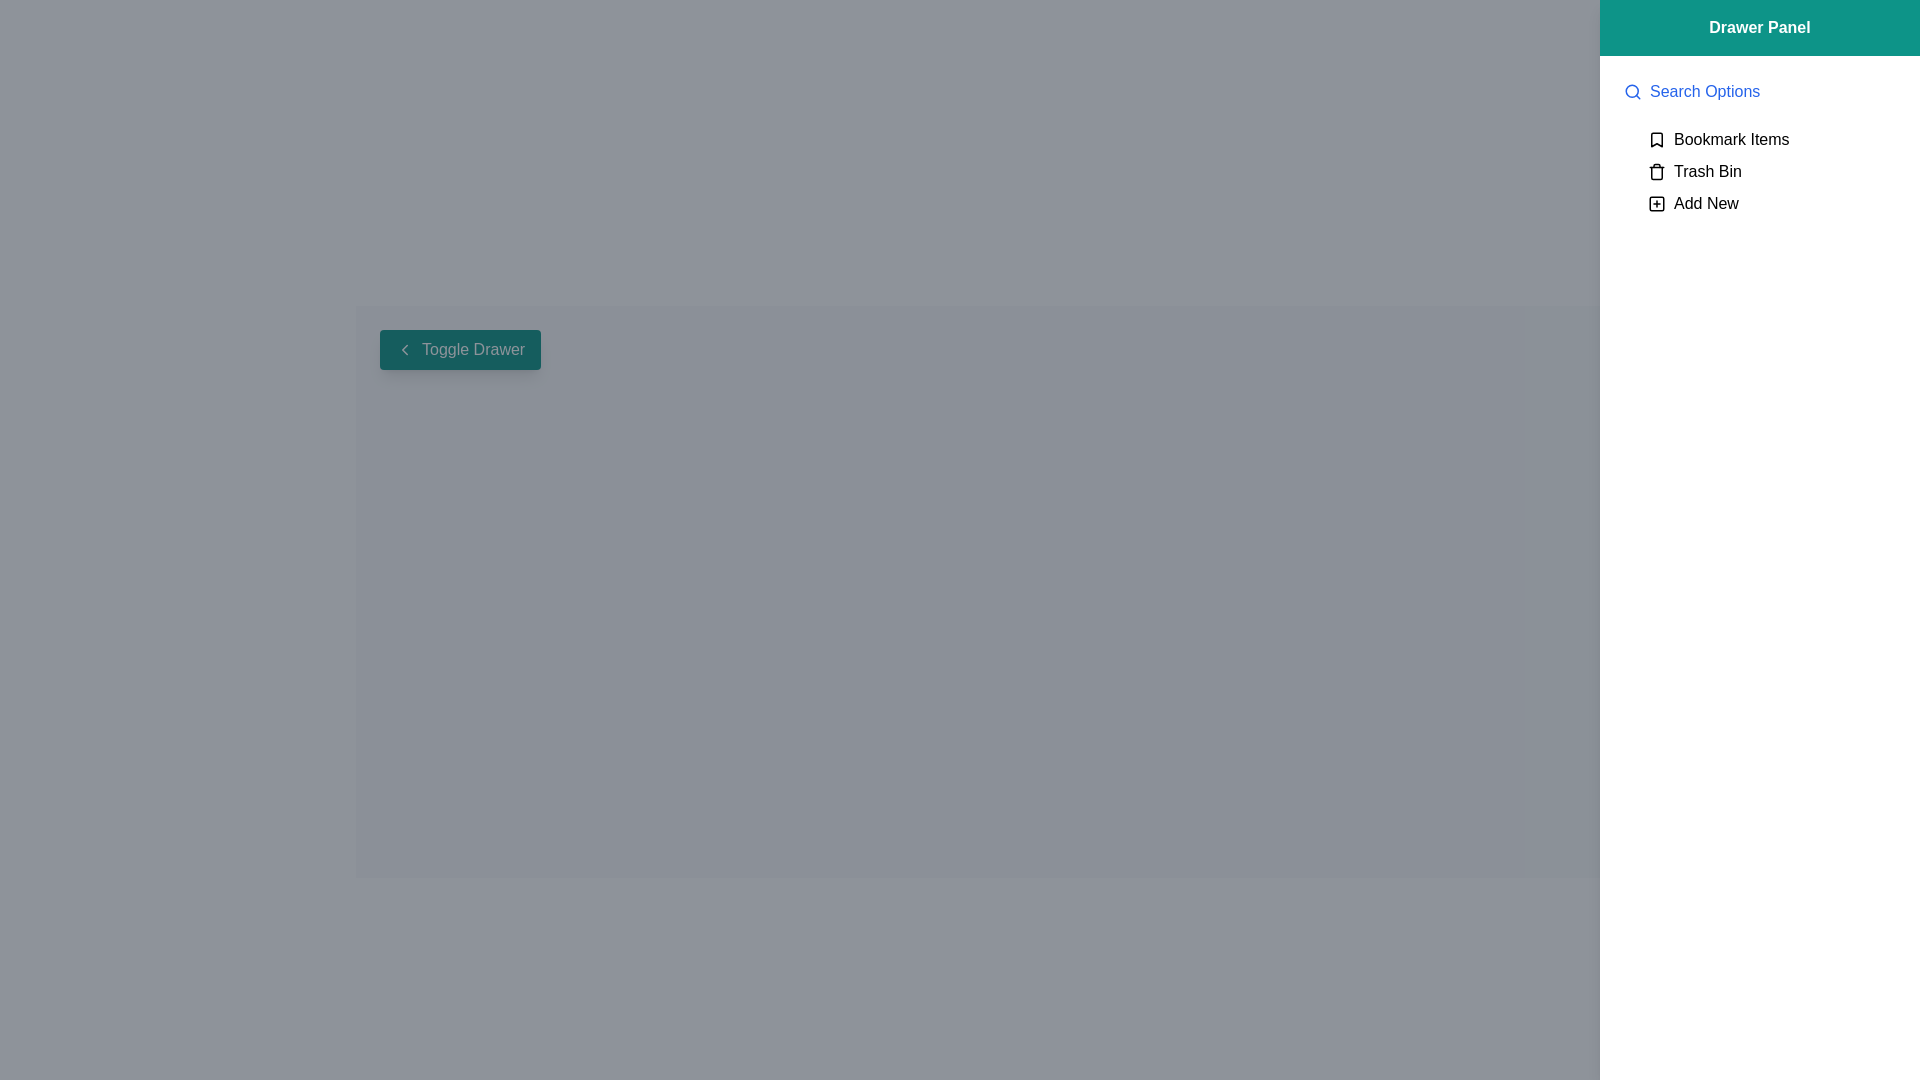  I want to click on the text label that says 'Drawer Panel', which is styled with a bold white font on a teal background, located at the top-right corner of the interface, so click(1760, 27).